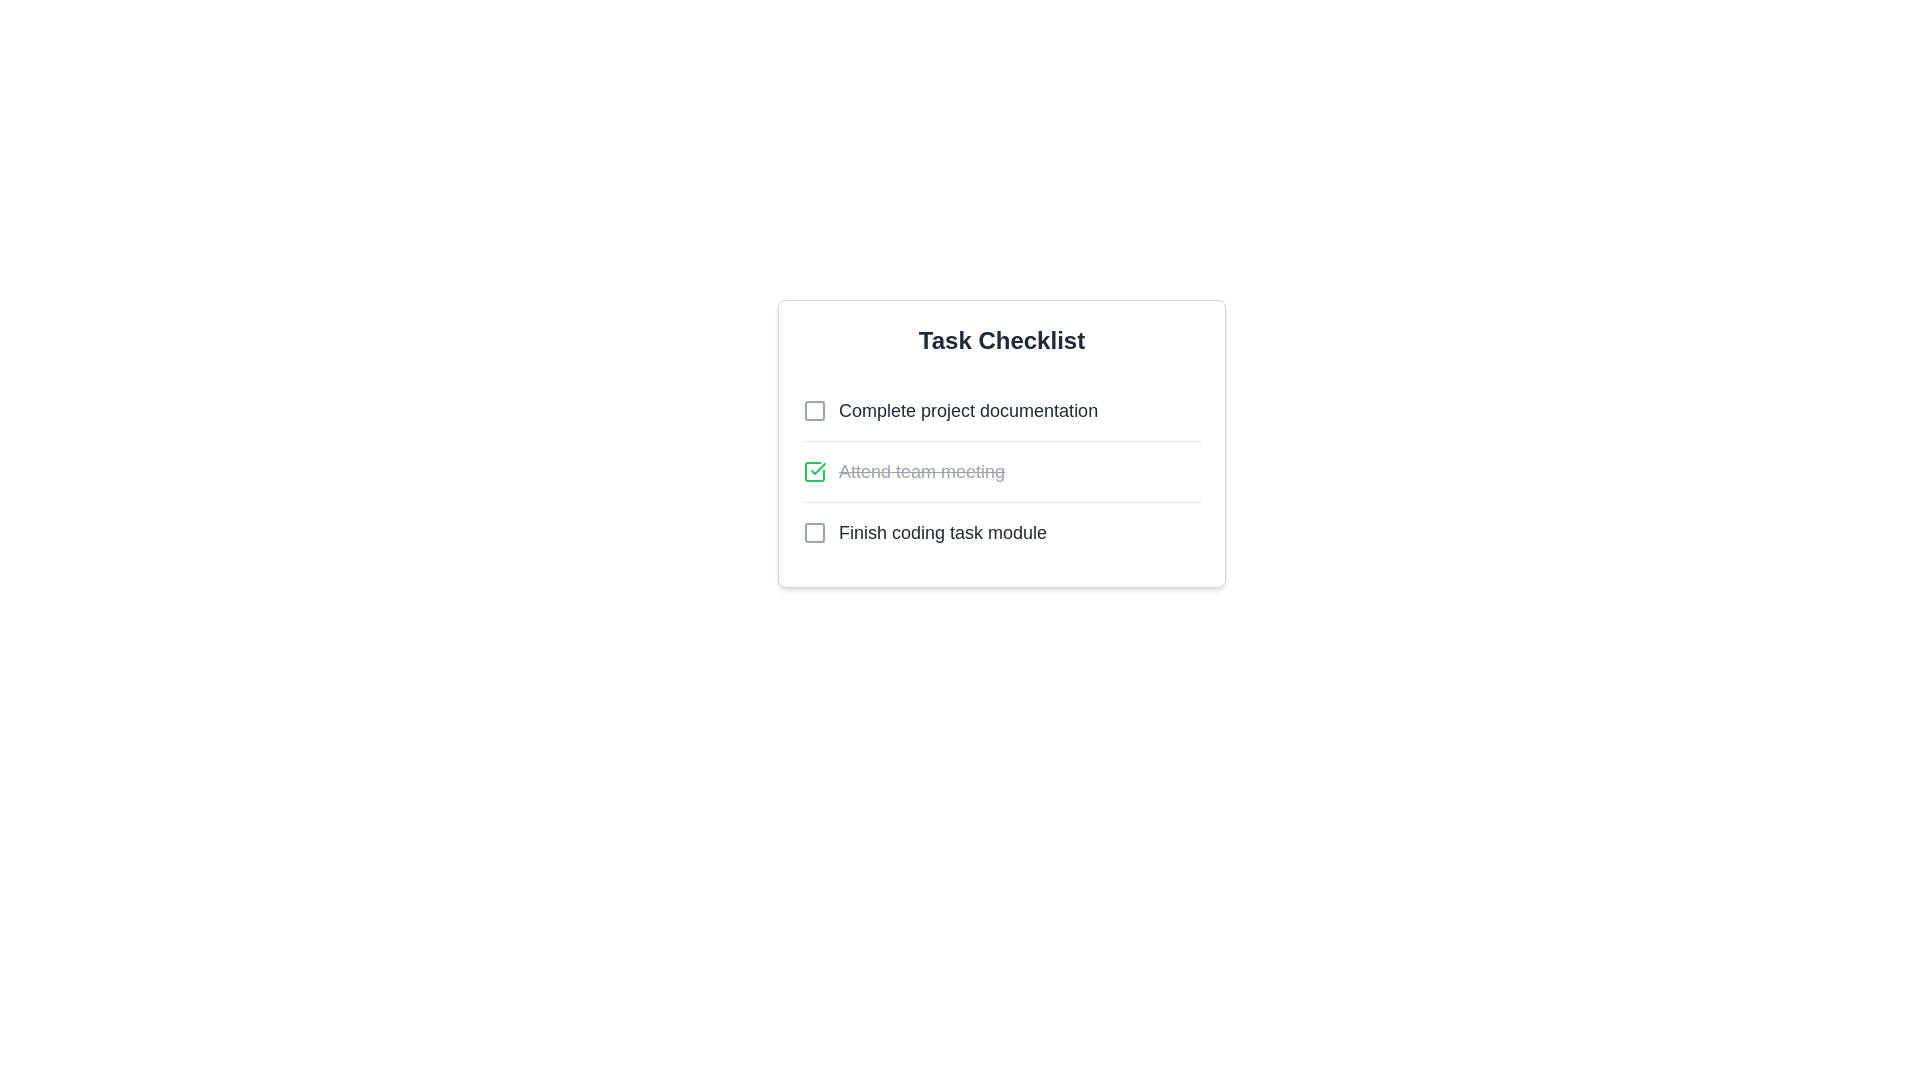  Describe the element at coordinates (815, 531) in the screenshot. I see `the checkbox adjacent to the 'Finish coding task module' text` at that location.